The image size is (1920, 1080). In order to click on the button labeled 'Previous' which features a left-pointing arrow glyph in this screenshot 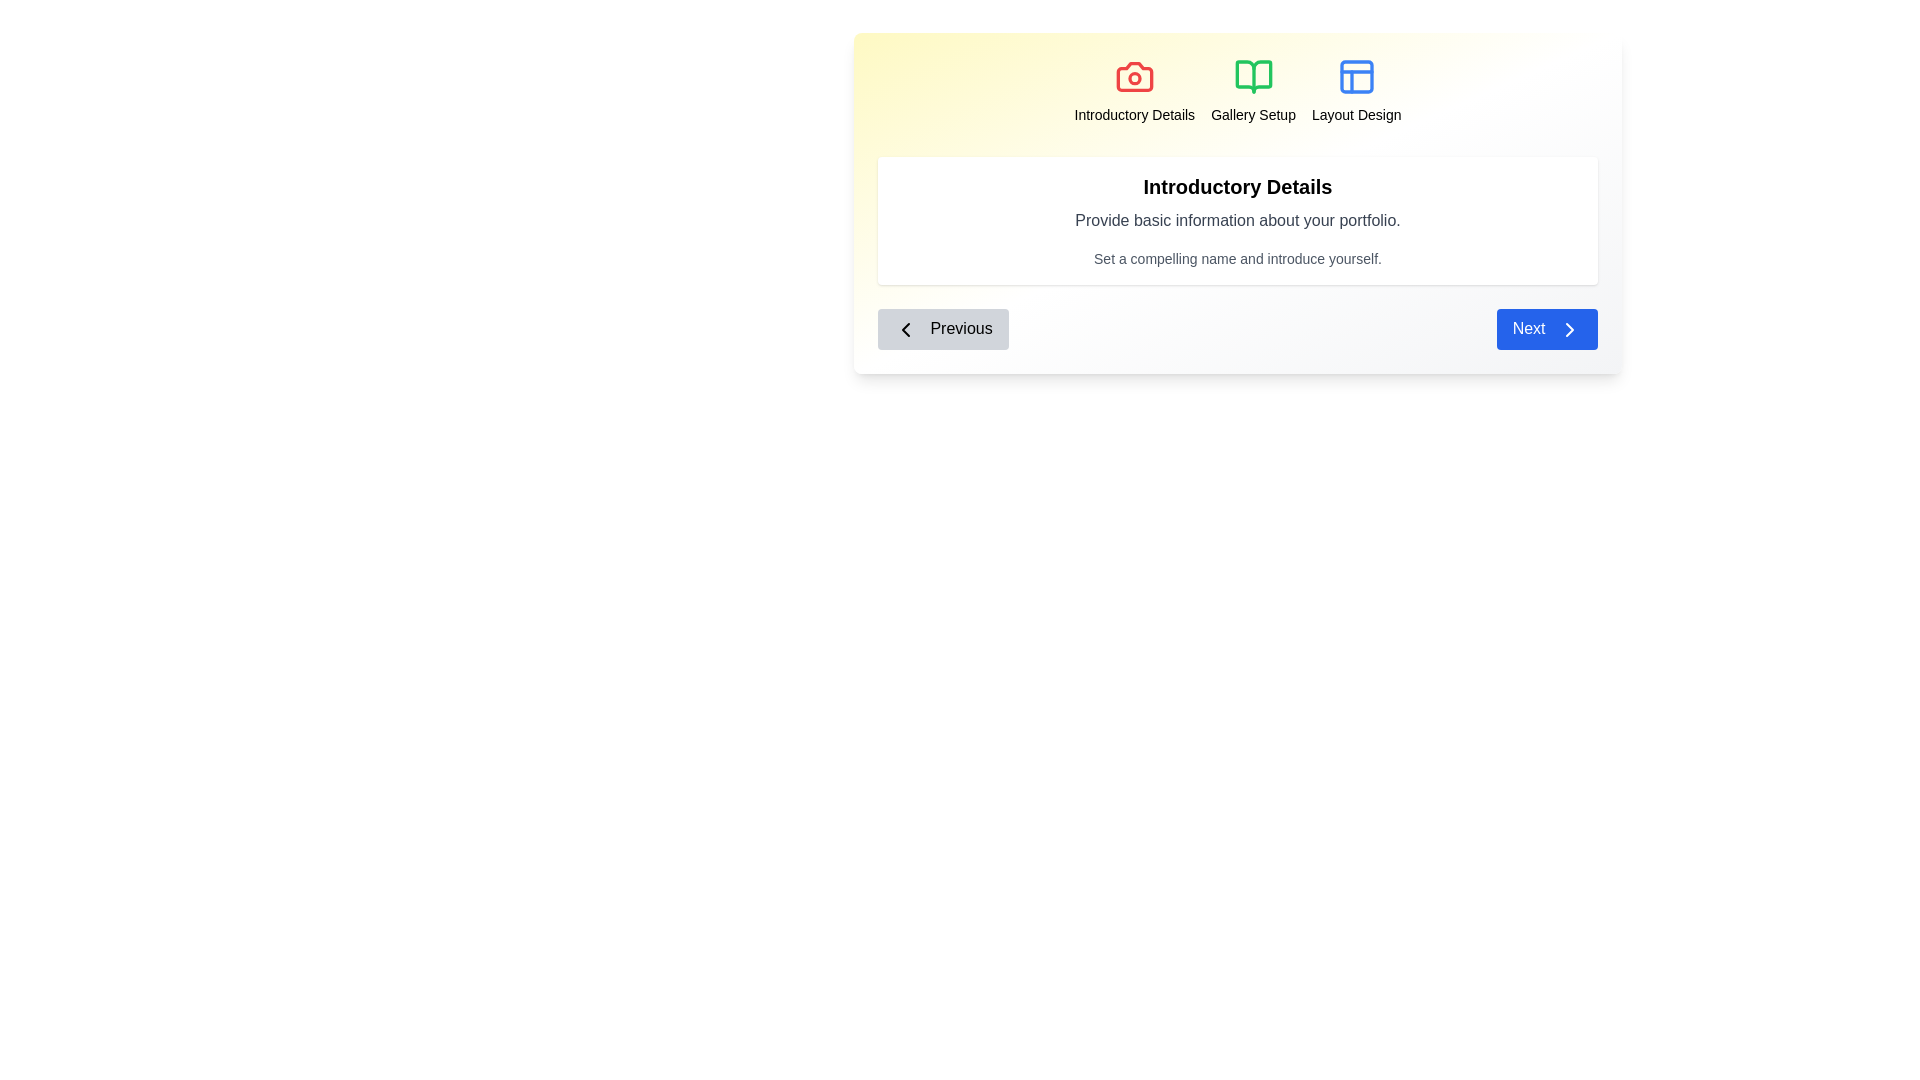, I will do `click(905, 327)`.